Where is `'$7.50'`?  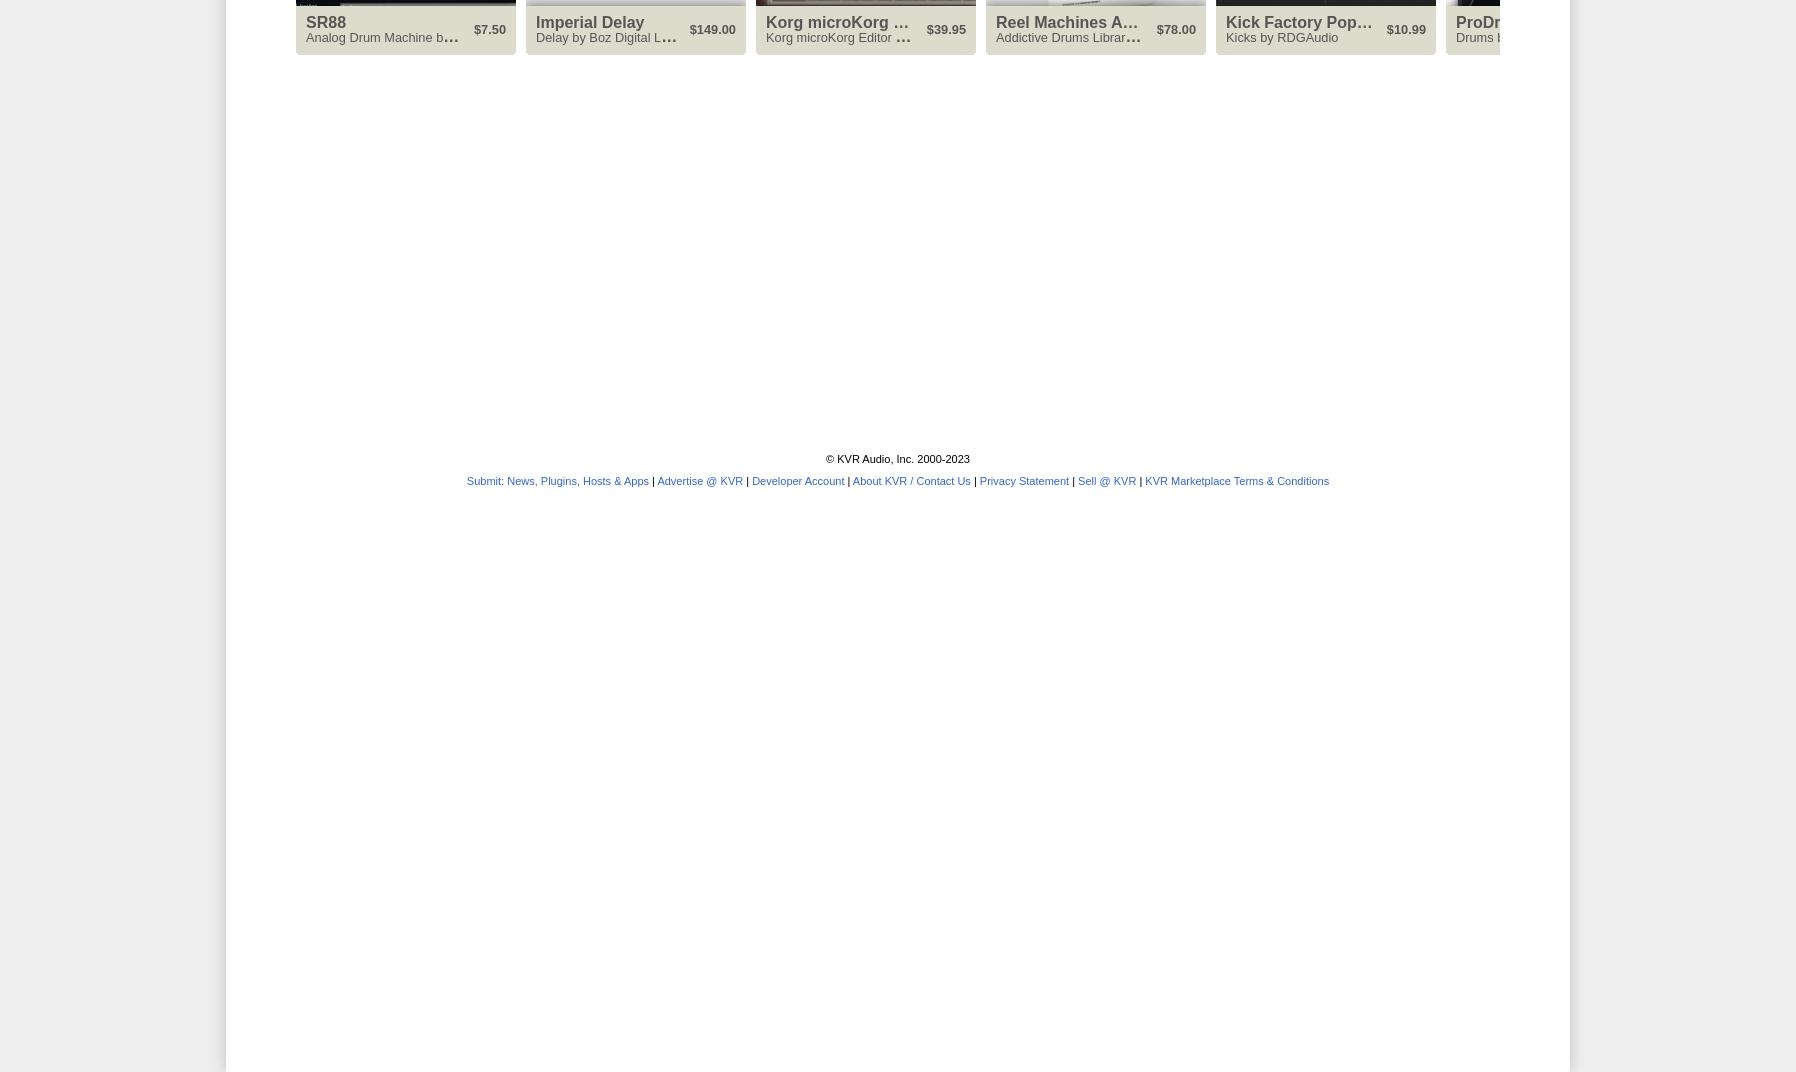
'$7.50' is located at coordinates (488, 28).